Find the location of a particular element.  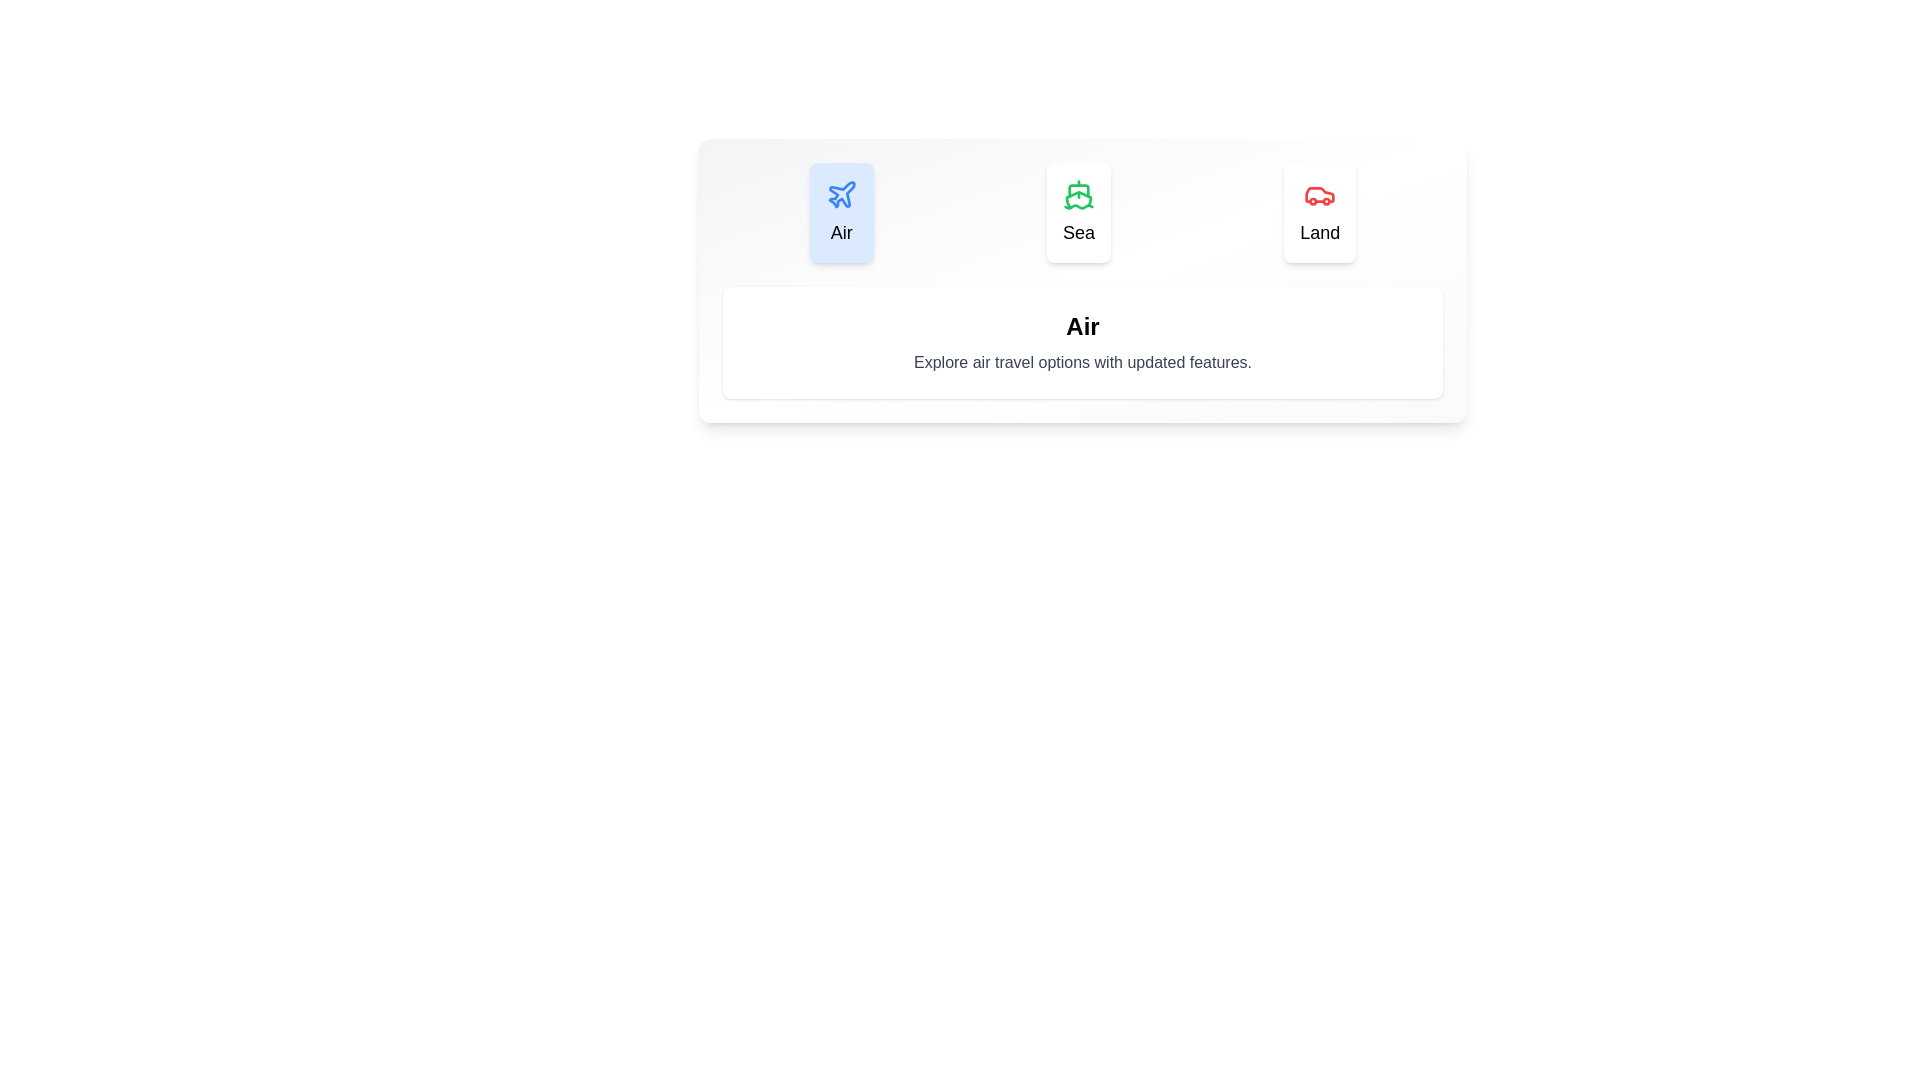

the button corresponding to the selected mode of transportation: Sea is located at coordinates (1078, 212).